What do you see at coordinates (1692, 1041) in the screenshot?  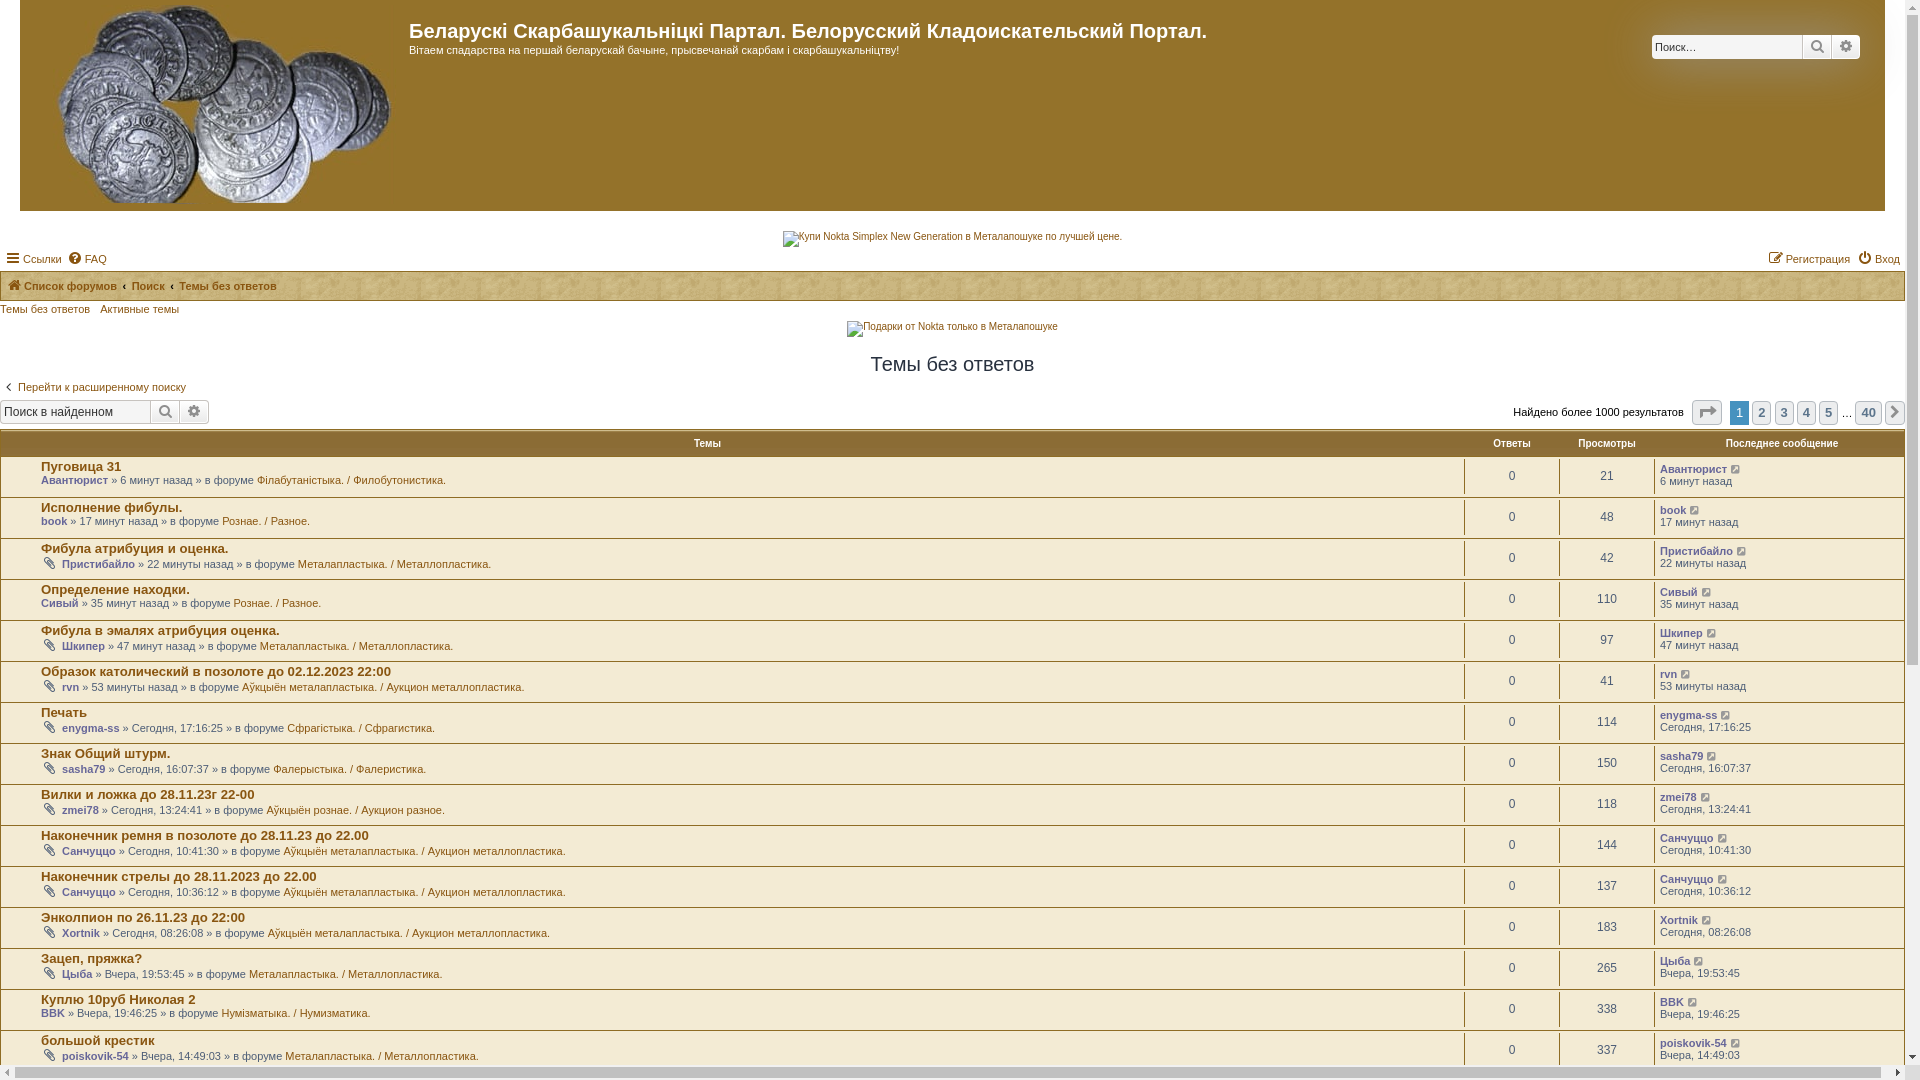 I see `'poiskovik-54'` at bounding box center [1692, 1041].